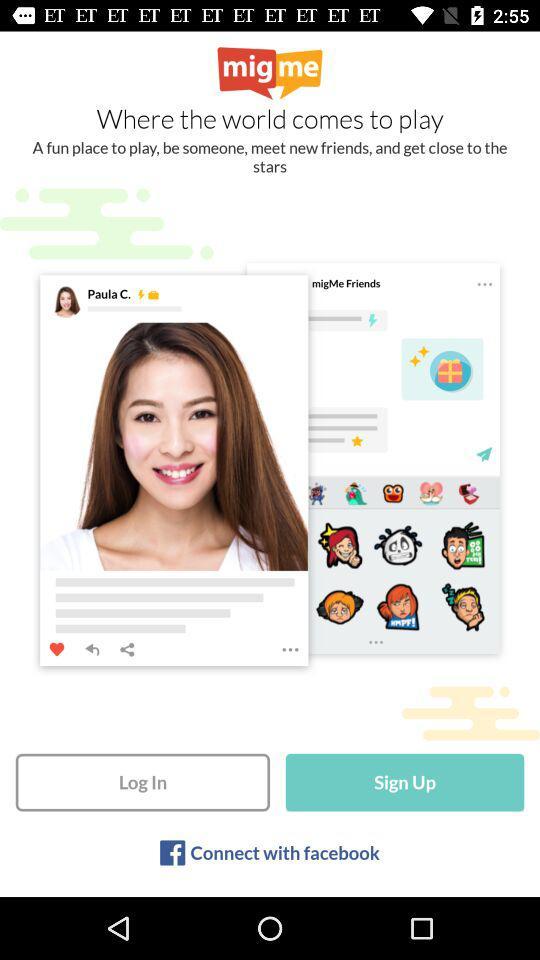  I want to click on the sign up item, so click(405, 782).